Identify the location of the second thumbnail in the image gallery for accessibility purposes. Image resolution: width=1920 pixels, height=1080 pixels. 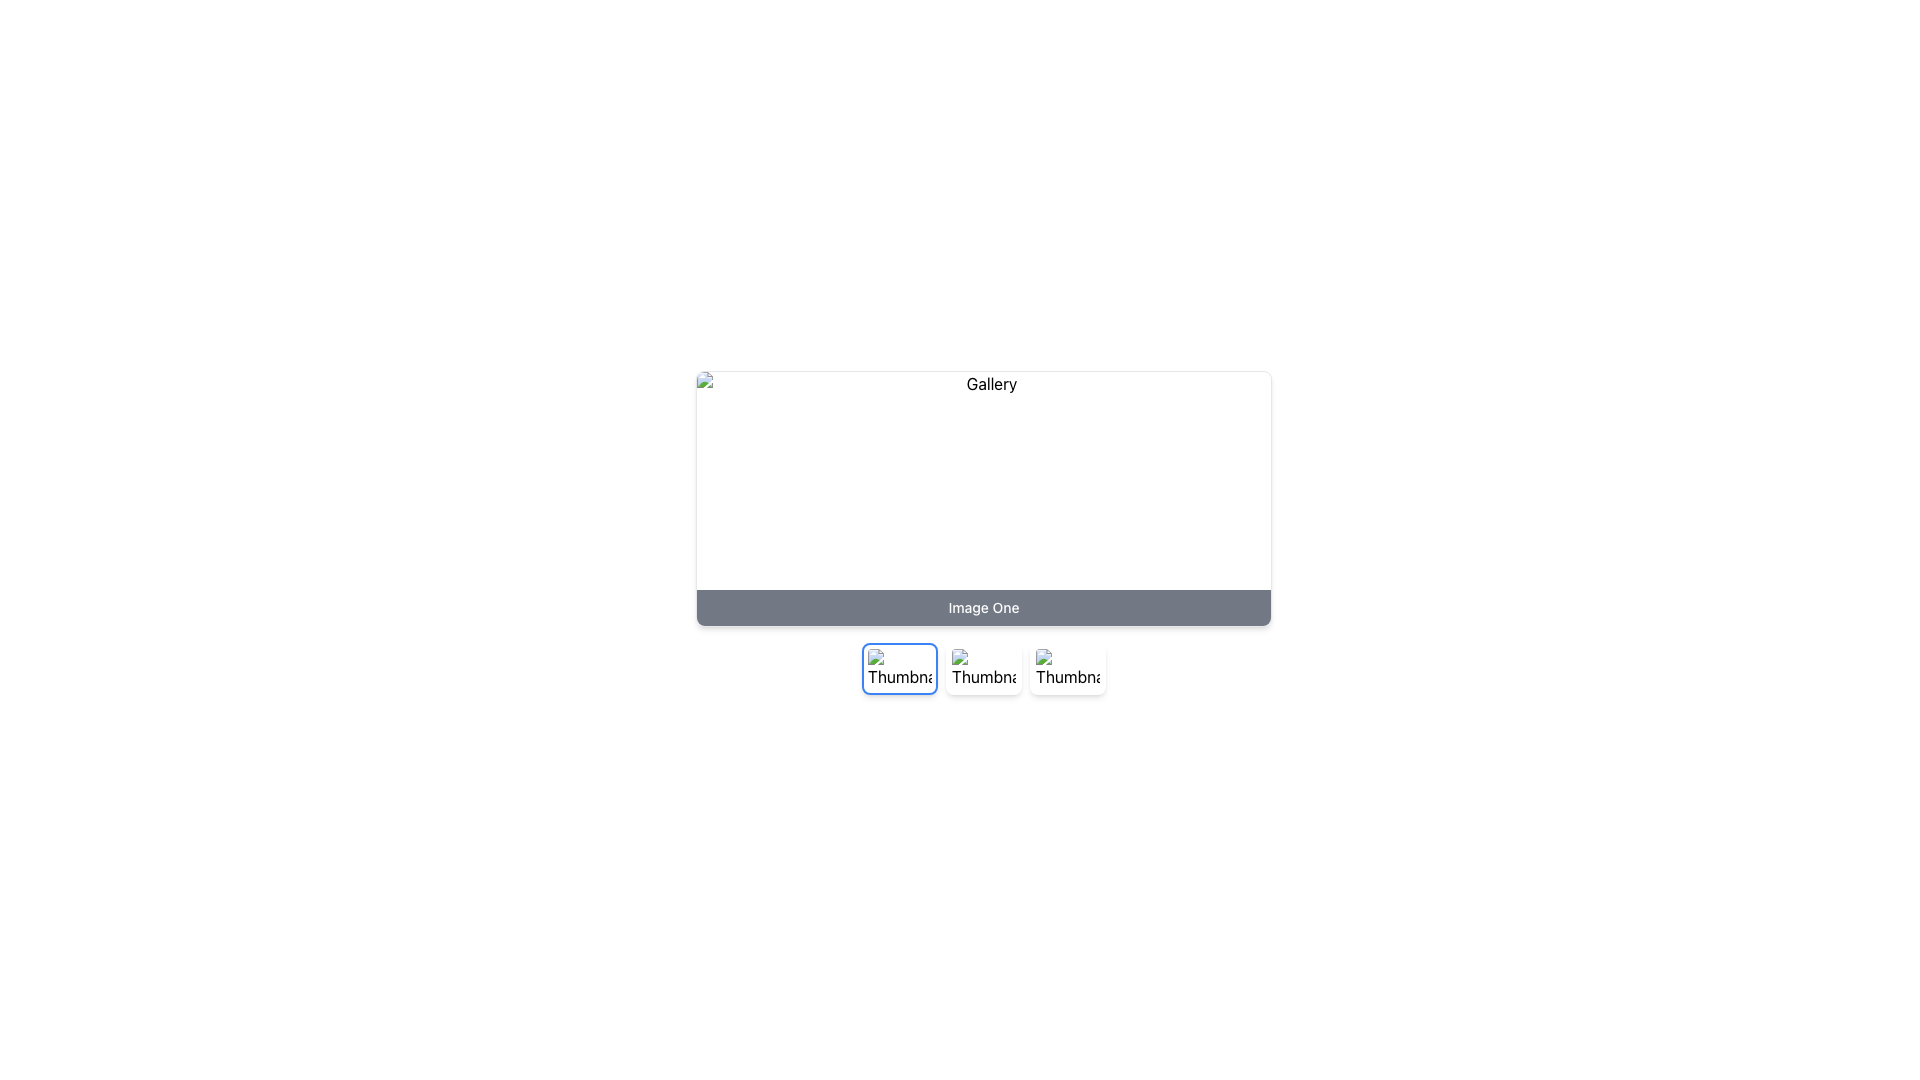
(983, 668).